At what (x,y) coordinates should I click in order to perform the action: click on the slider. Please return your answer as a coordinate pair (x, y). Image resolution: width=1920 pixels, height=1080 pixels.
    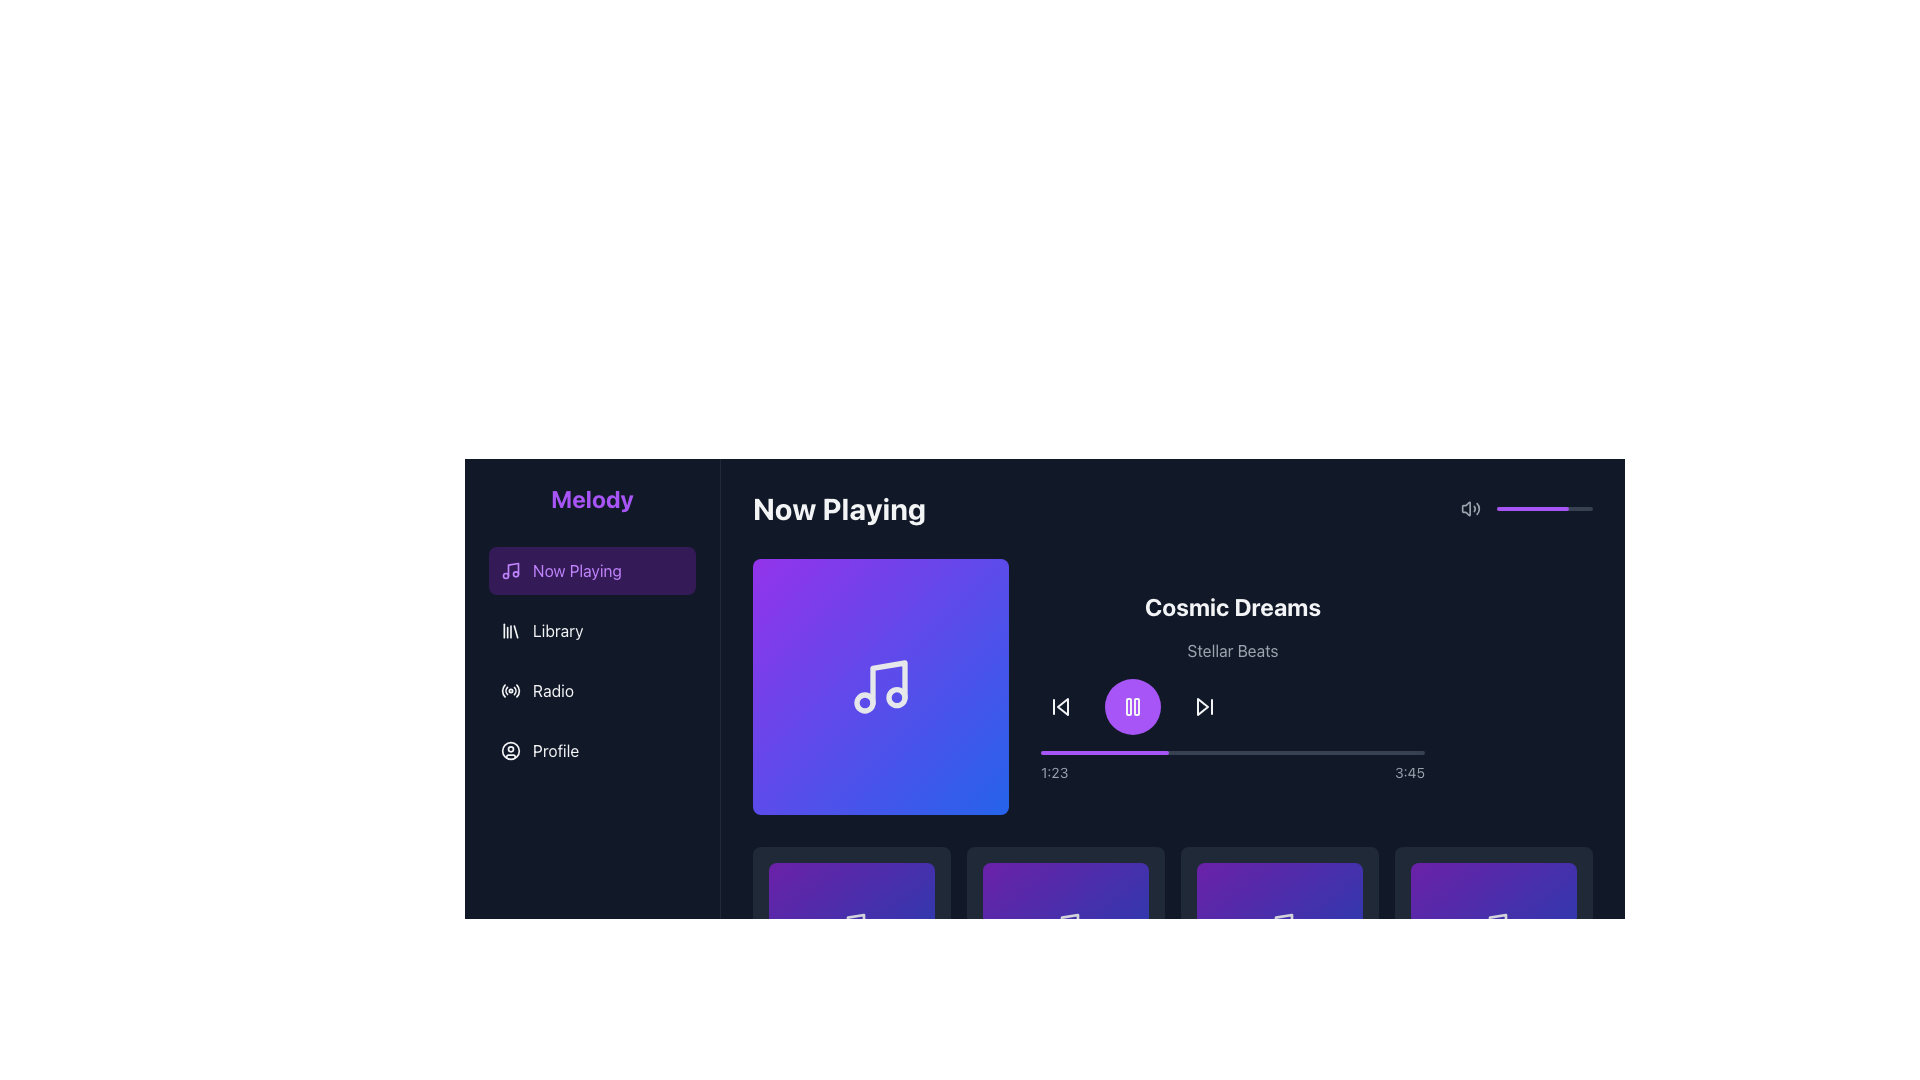
    Looking at the image, I should click on (1537, 508).